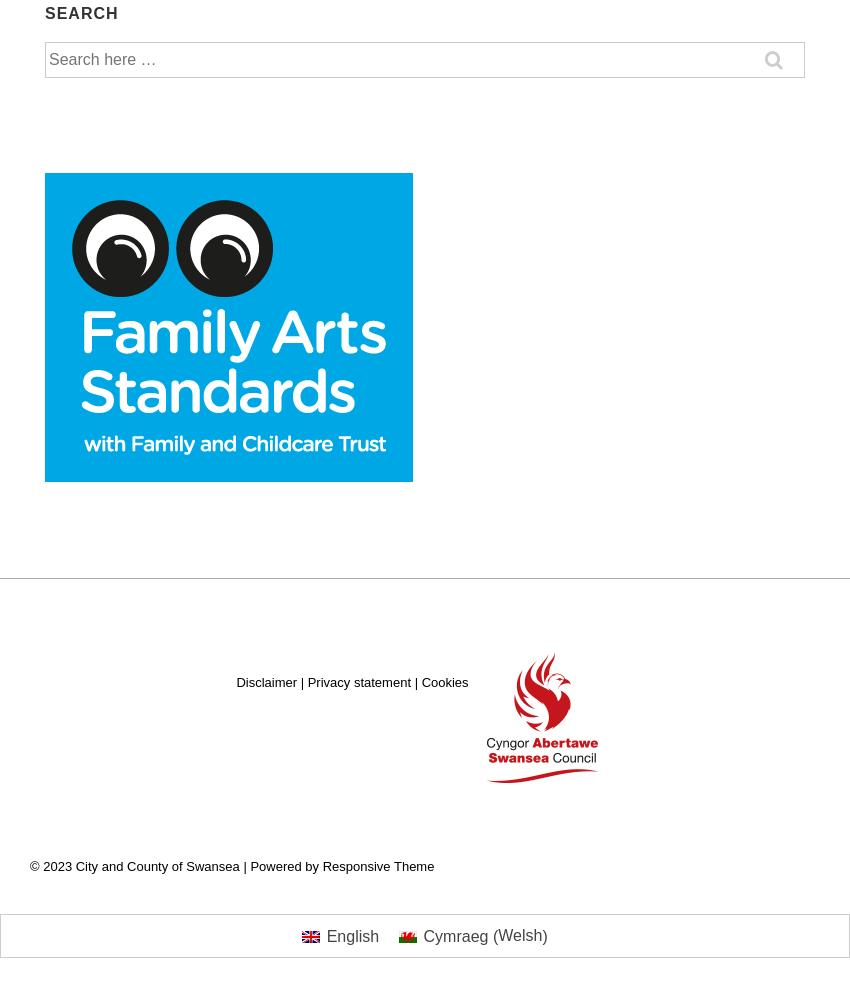 The image size is (850, 986). What do you see at coordinates (519, 935) in the screenshot?
I see `'Welsh'` at bounding box center [519, 935].